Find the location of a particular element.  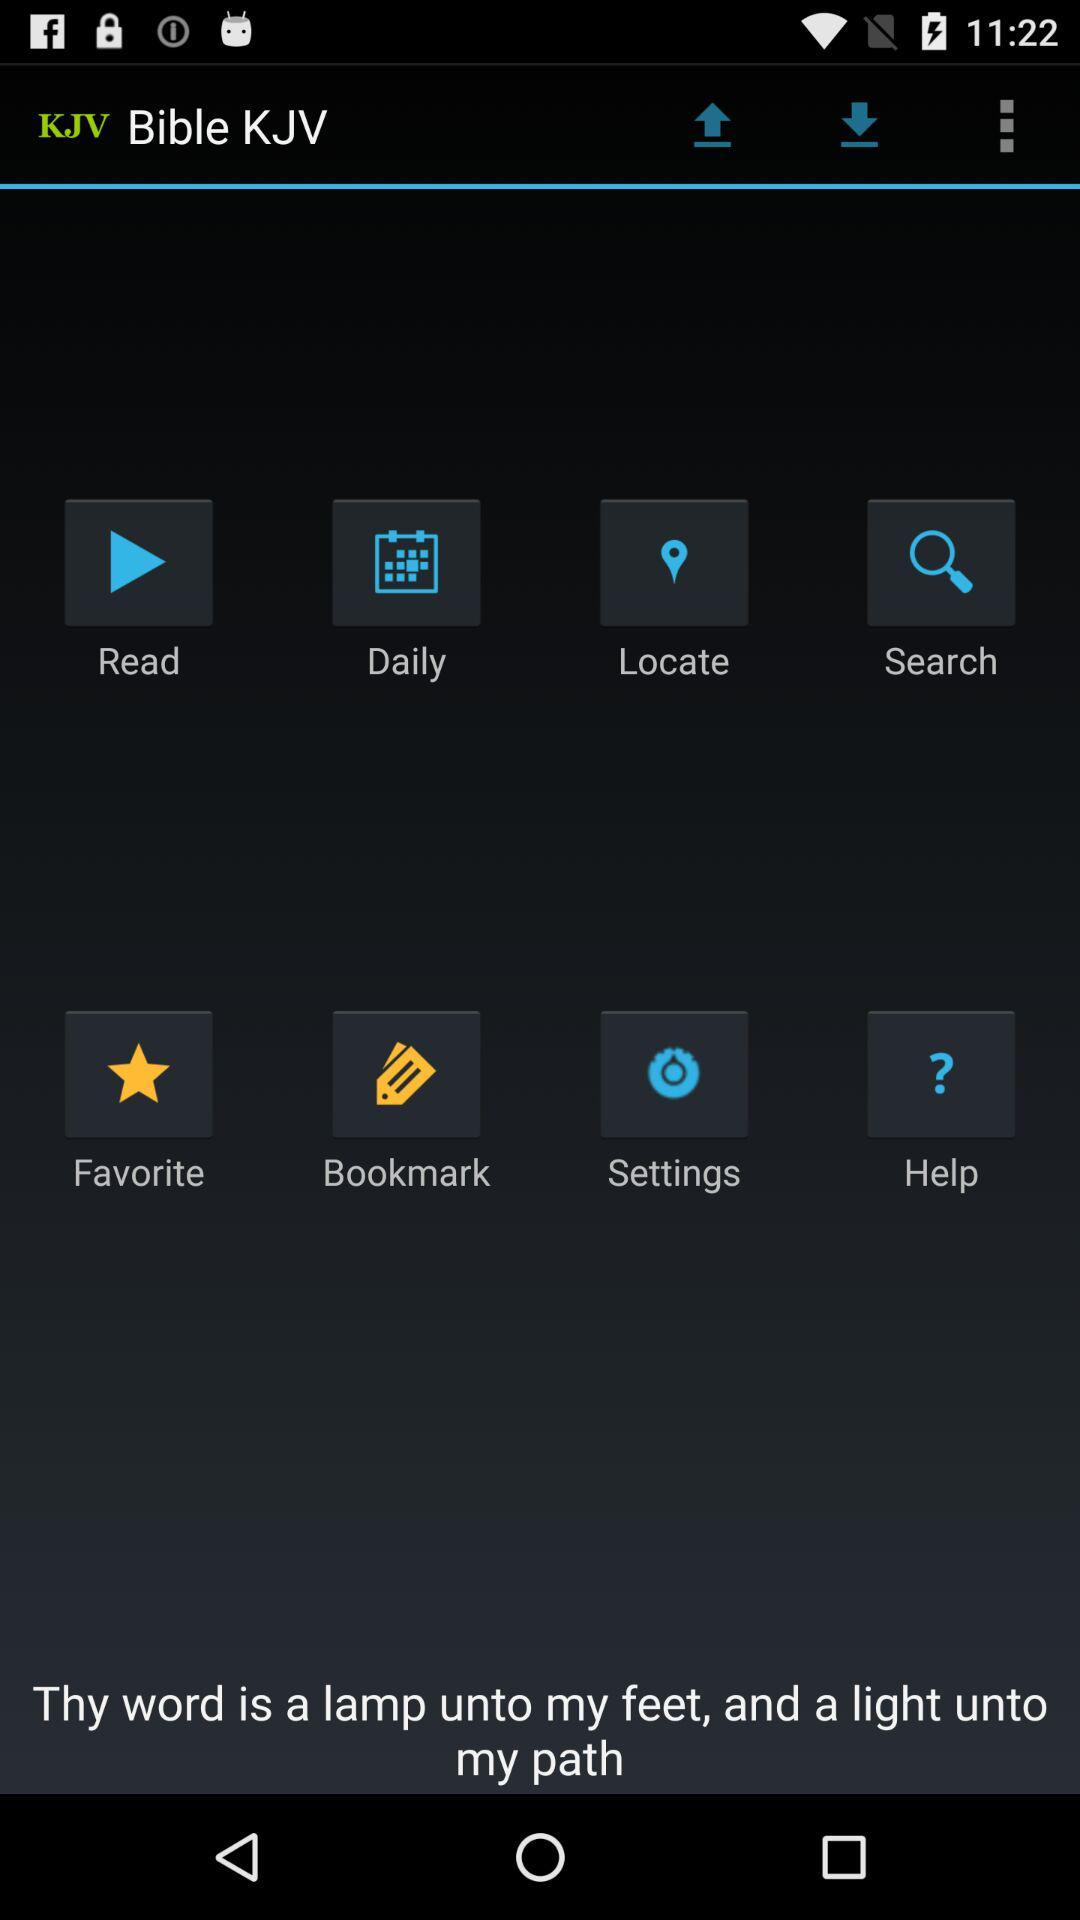

the search icon is located at coordinates (941, 600).